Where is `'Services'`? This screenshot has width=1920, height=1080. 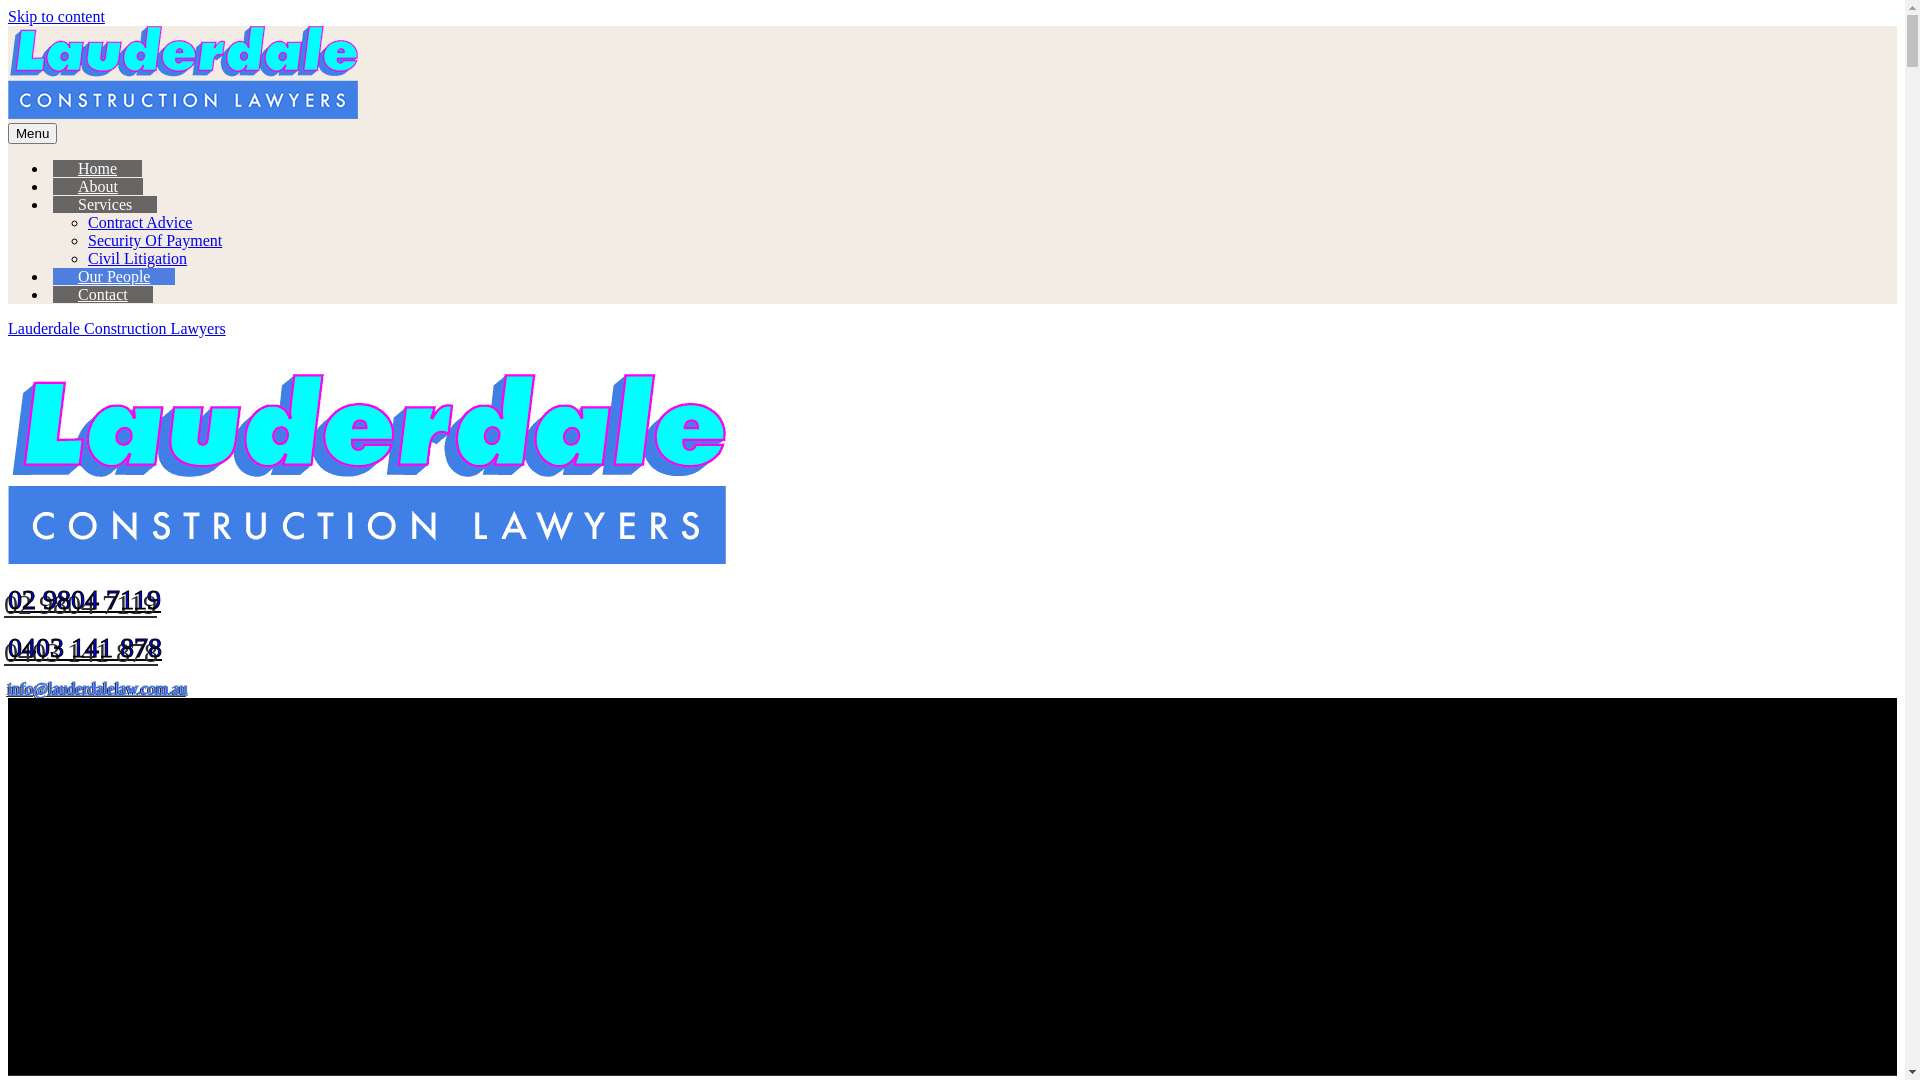 'Services' is located at coordinates (104, 204).